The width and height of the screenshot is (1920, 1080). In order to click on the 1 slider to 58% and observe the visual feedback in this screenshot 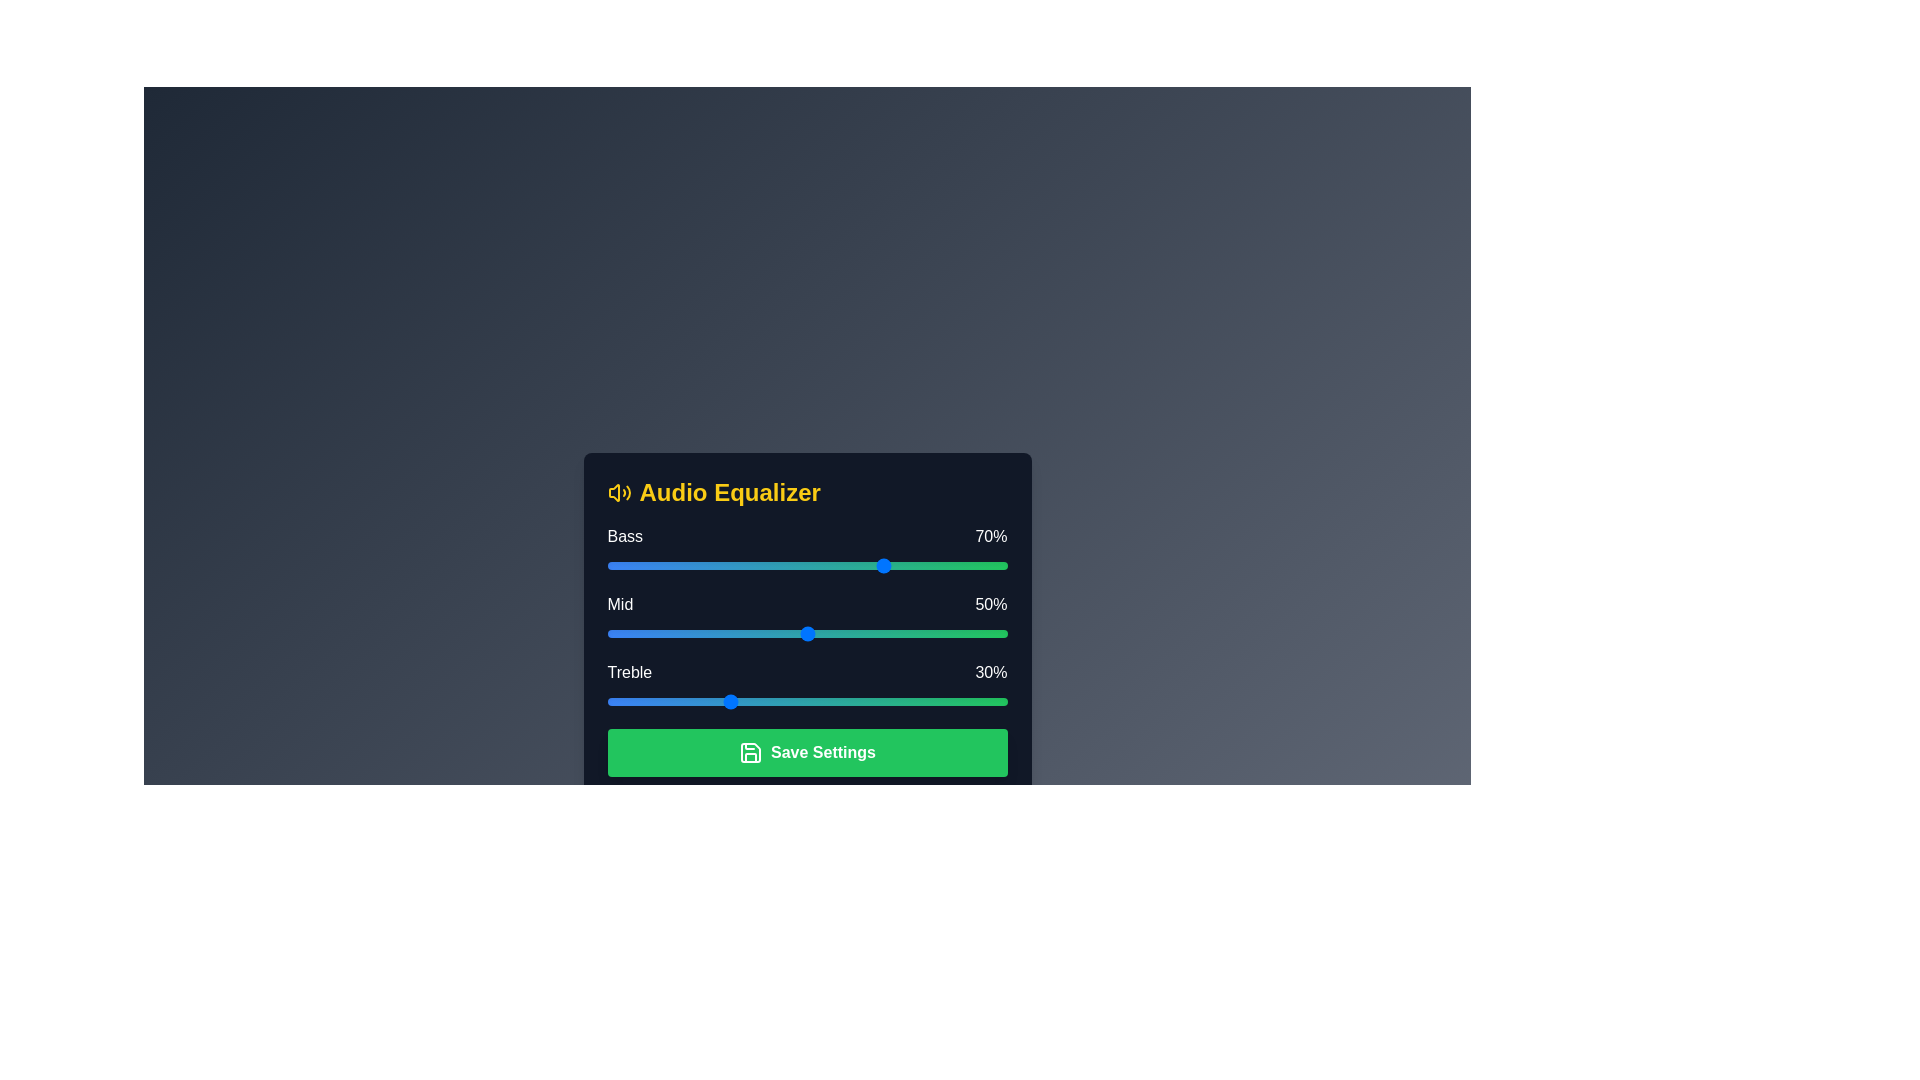, I will do `click(839, 633)`.